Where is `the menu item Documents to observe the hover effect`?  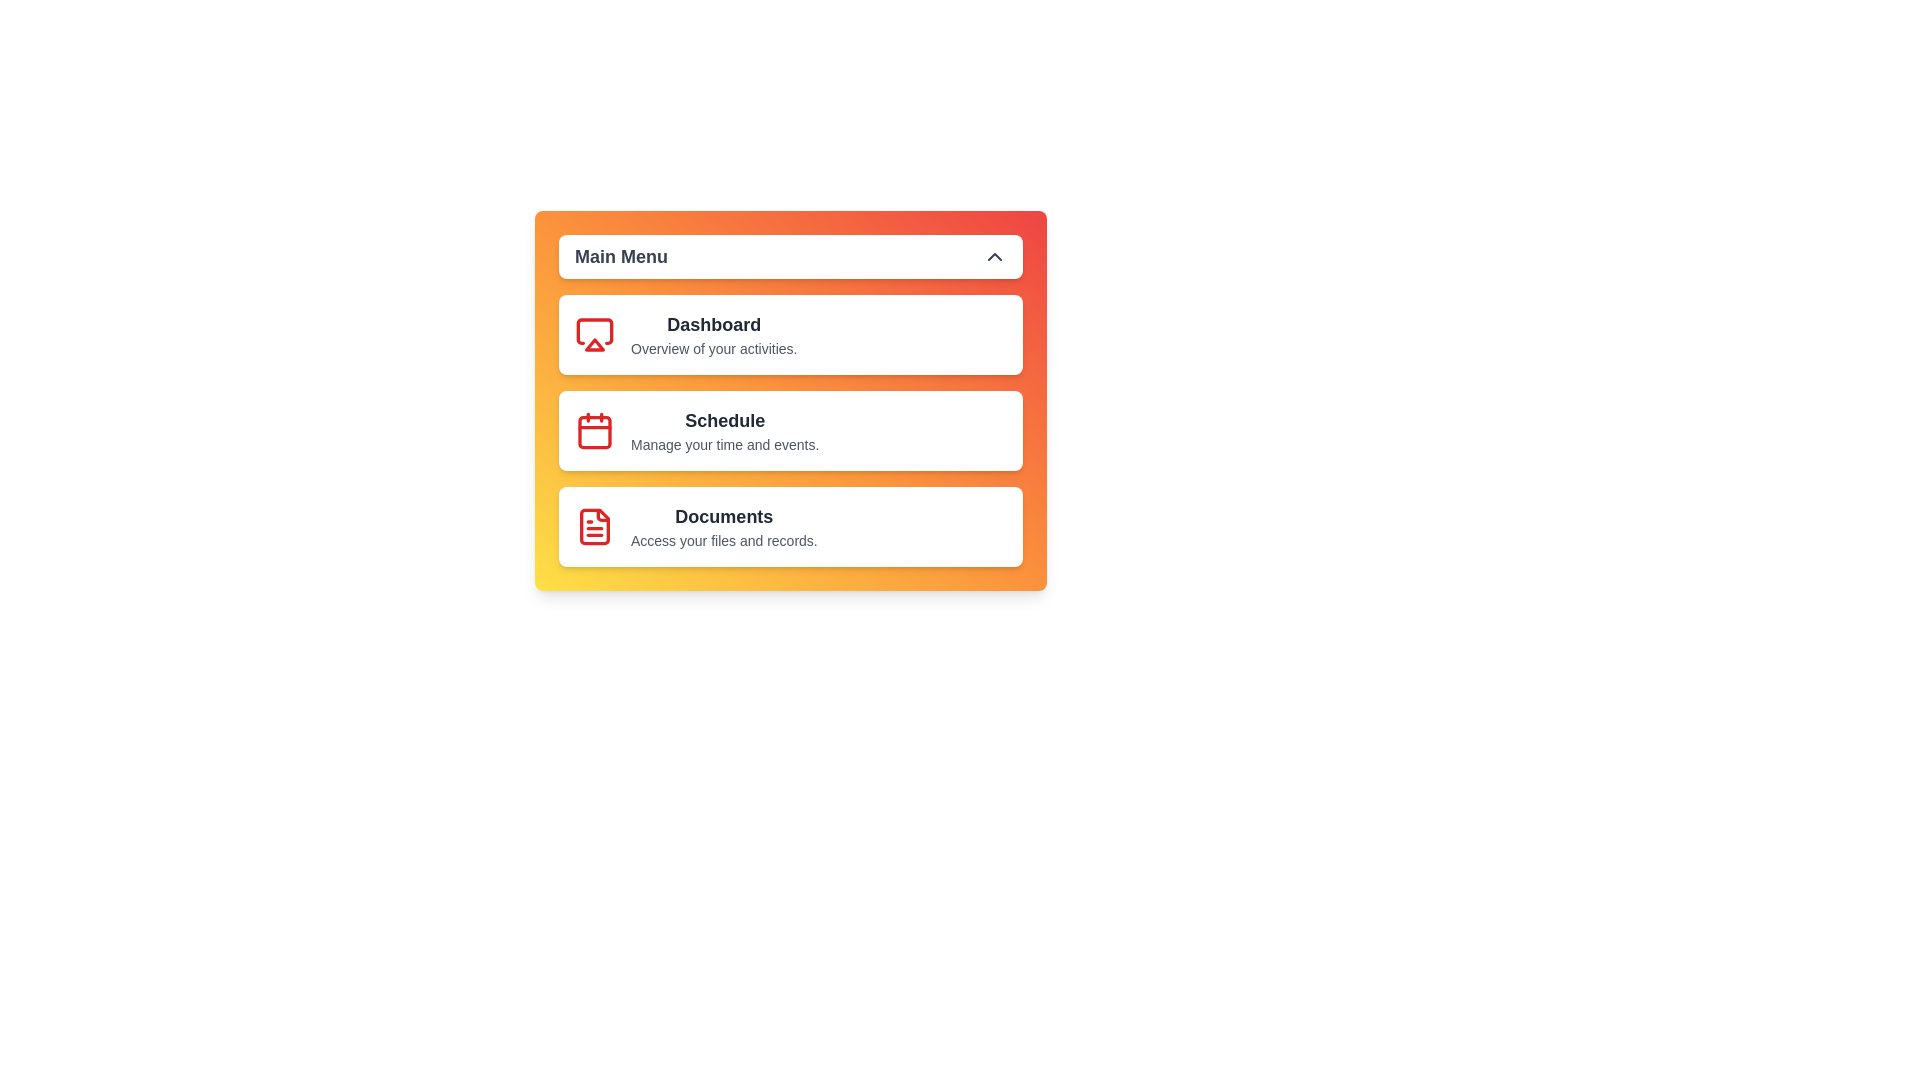
the menu item Documents to observe the hover effect is located at coordinates (790, 526).